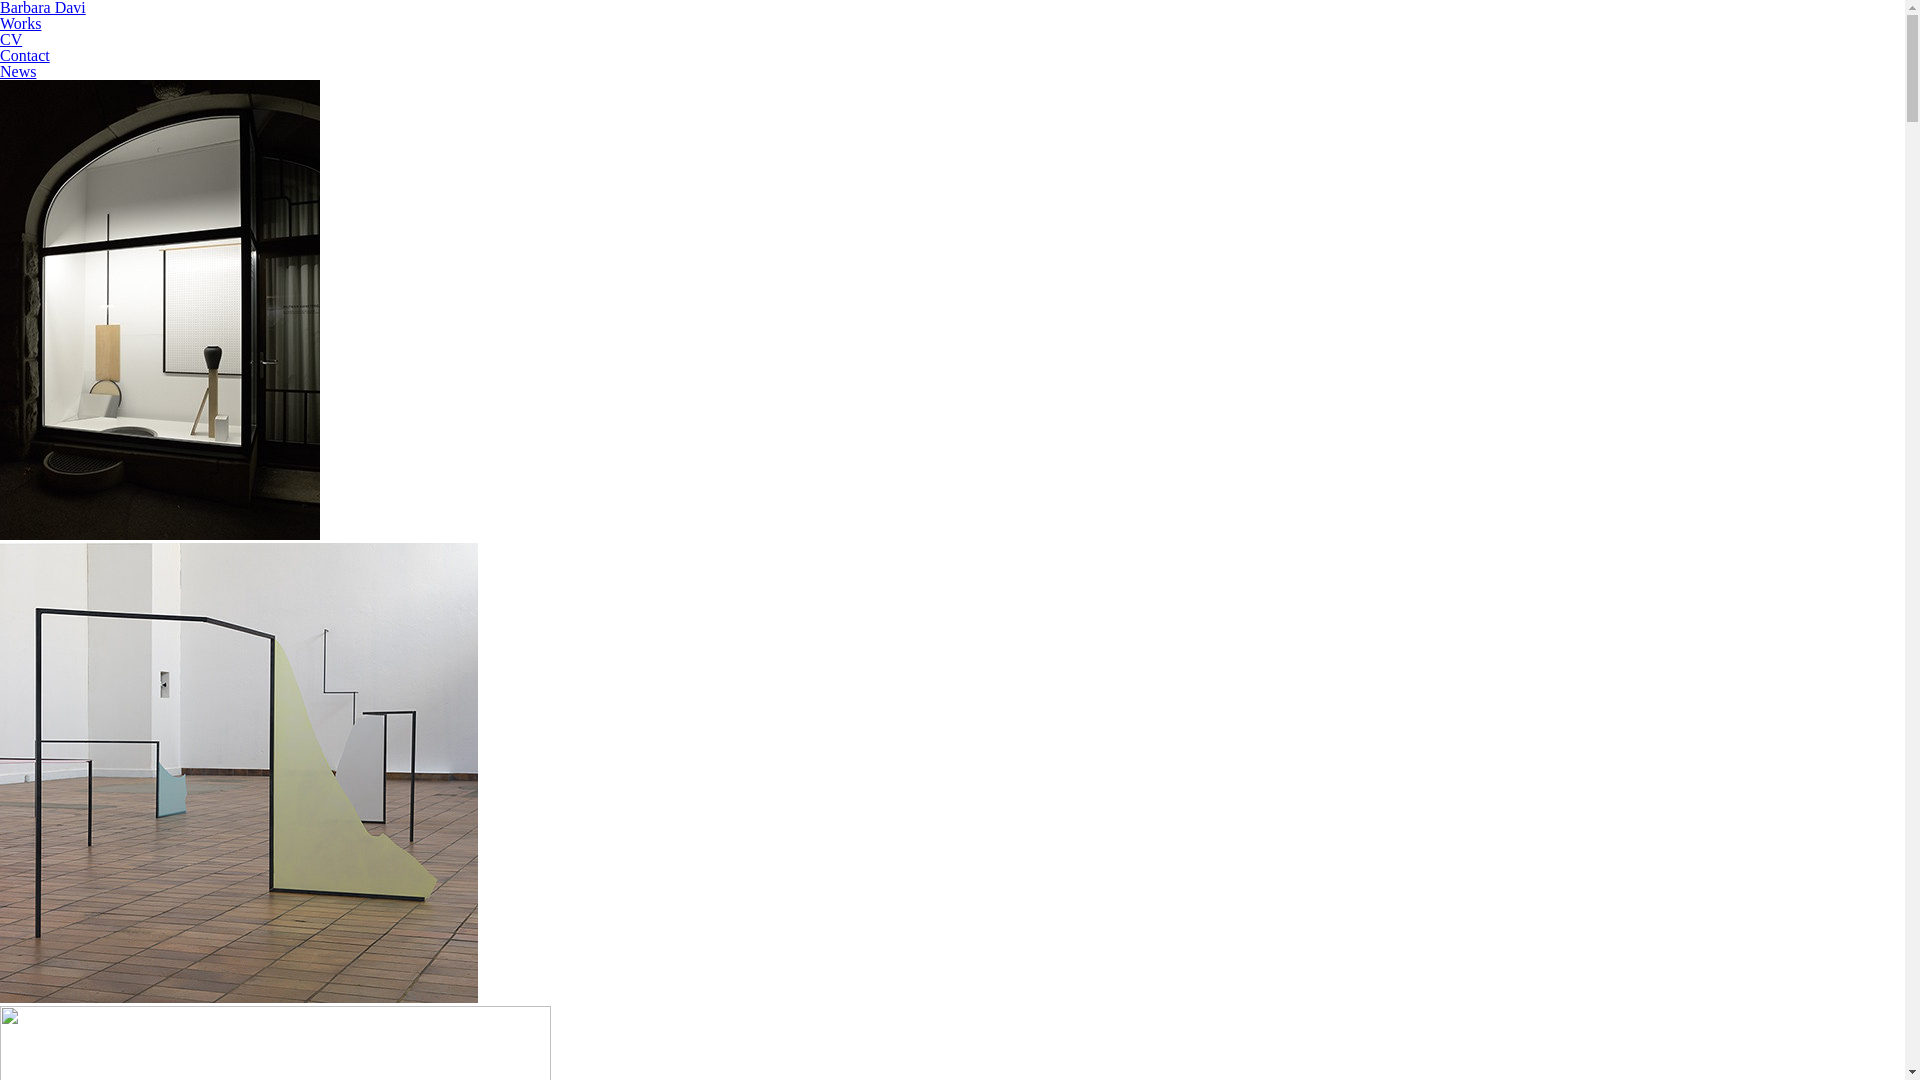 Image resolution: width=1920 pixels, height=1080 pixels. I want to click on 'Contact', so click(24, 54).